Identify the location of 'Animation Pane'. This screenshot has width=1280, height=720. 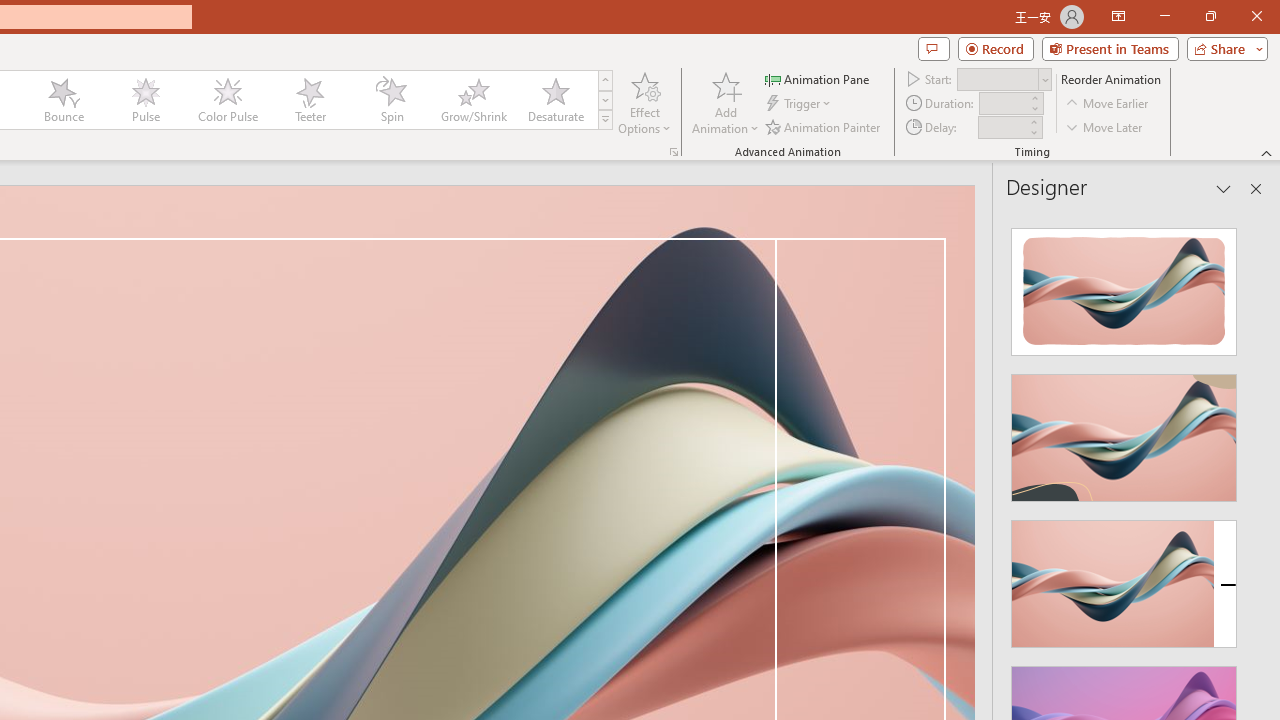
(818, 78).